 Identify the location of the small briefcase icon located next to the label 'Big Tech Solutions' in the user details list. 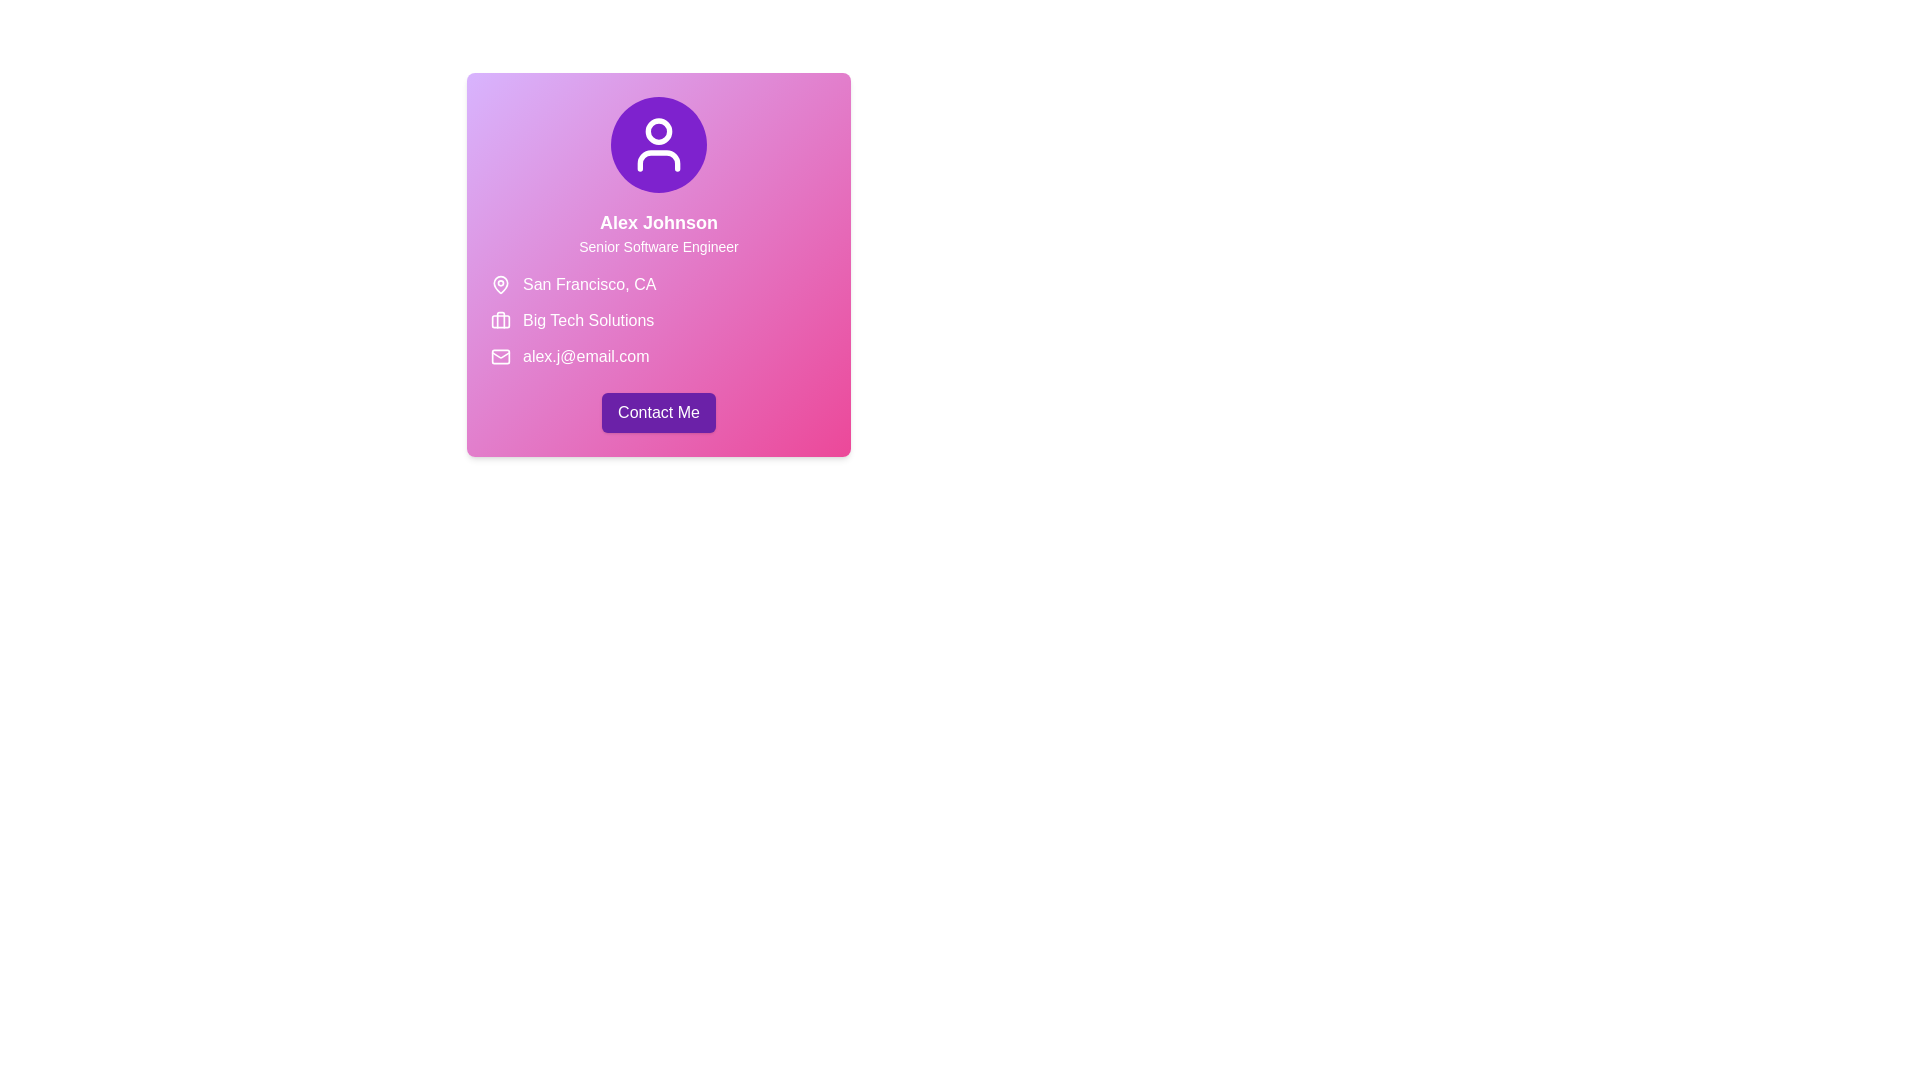
(500, 319).